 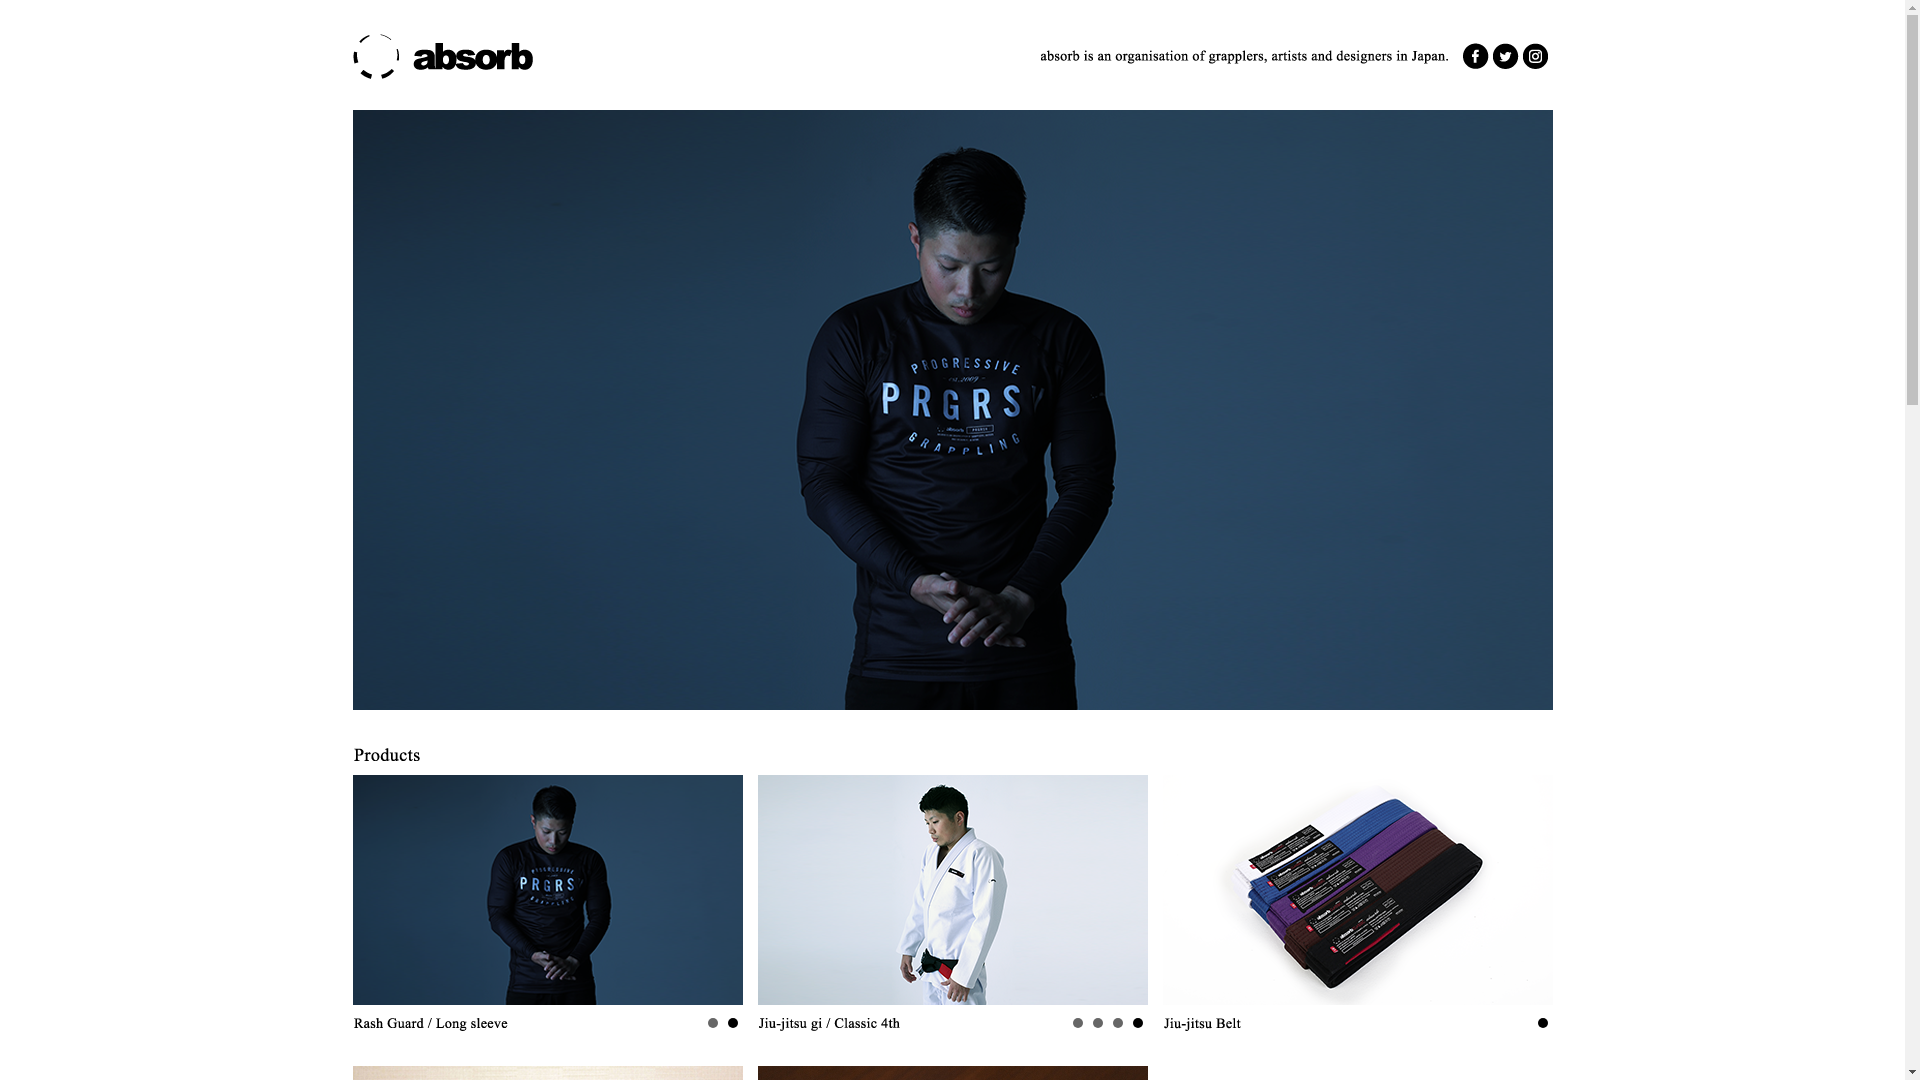 I want to click on 'Next', so click(x=1122, y=889).